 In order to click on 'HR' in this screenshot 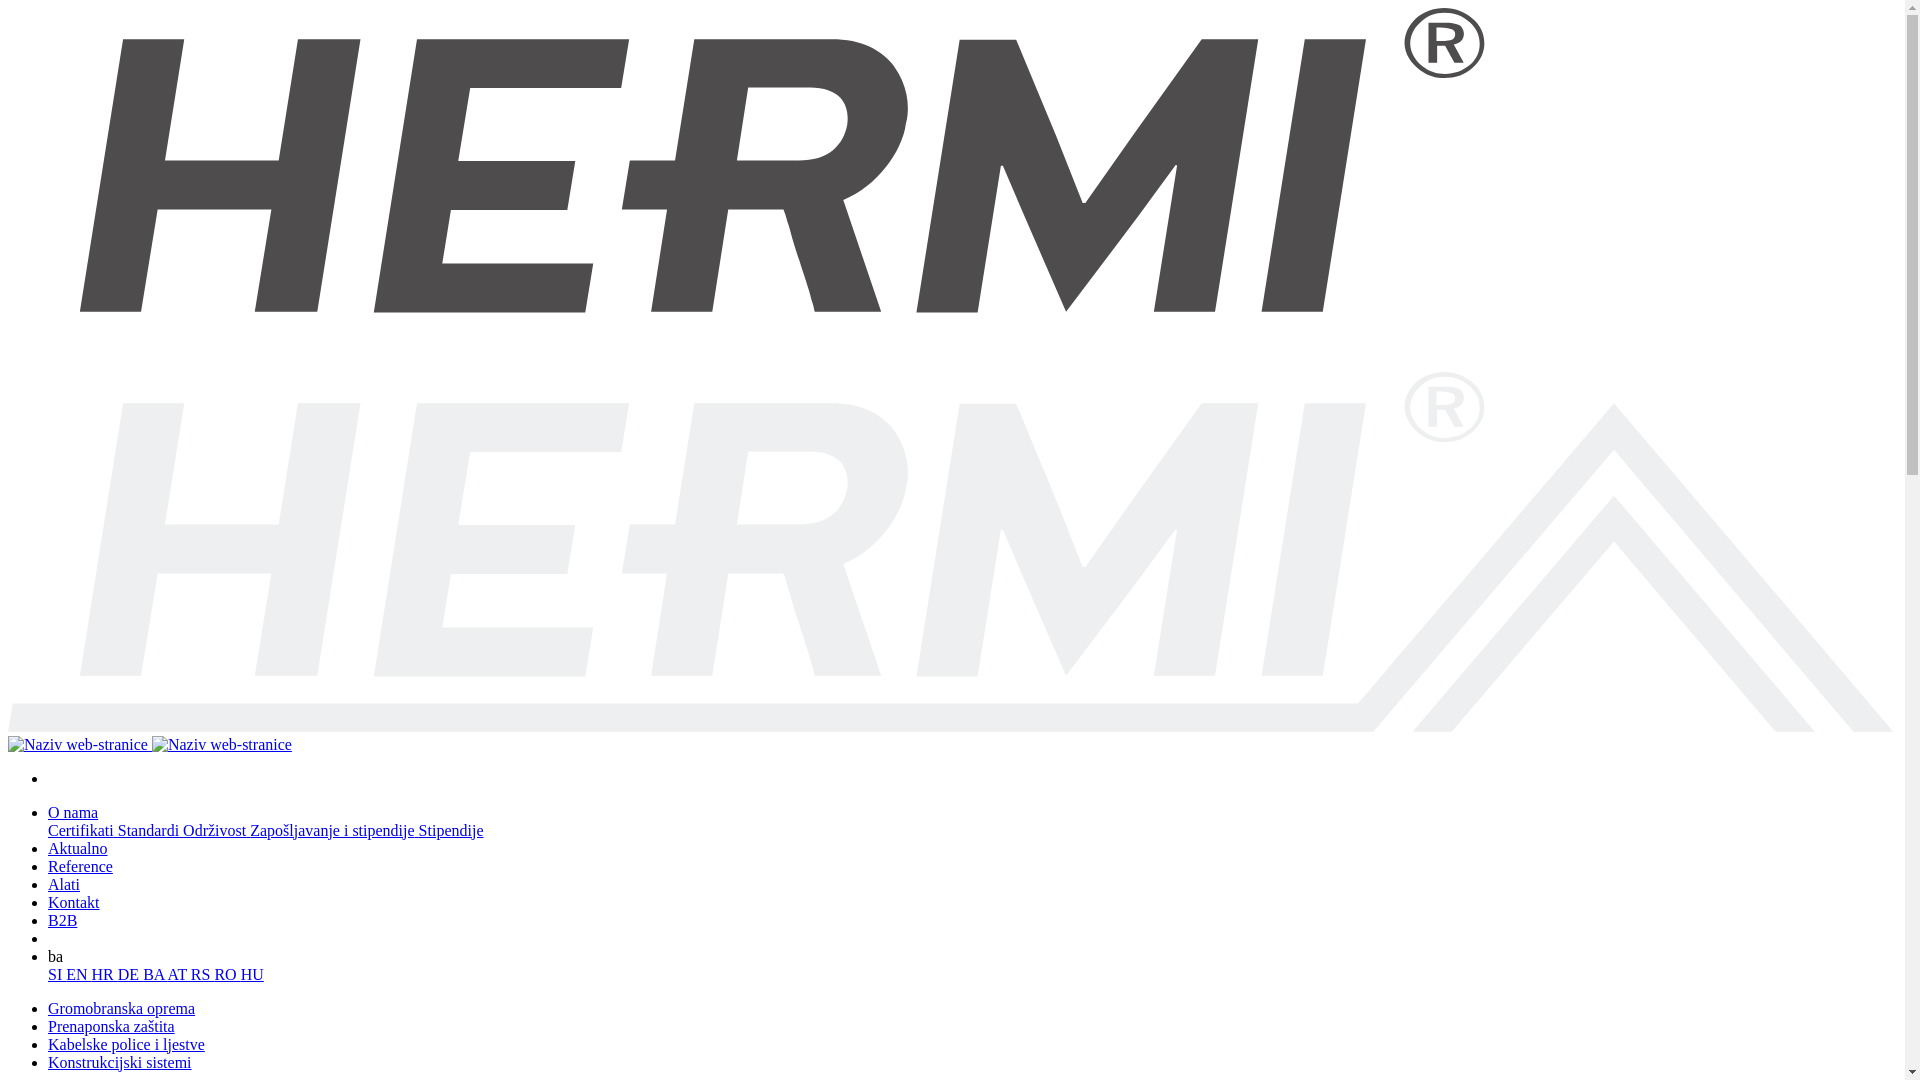, I will do `click(104, 973)`.